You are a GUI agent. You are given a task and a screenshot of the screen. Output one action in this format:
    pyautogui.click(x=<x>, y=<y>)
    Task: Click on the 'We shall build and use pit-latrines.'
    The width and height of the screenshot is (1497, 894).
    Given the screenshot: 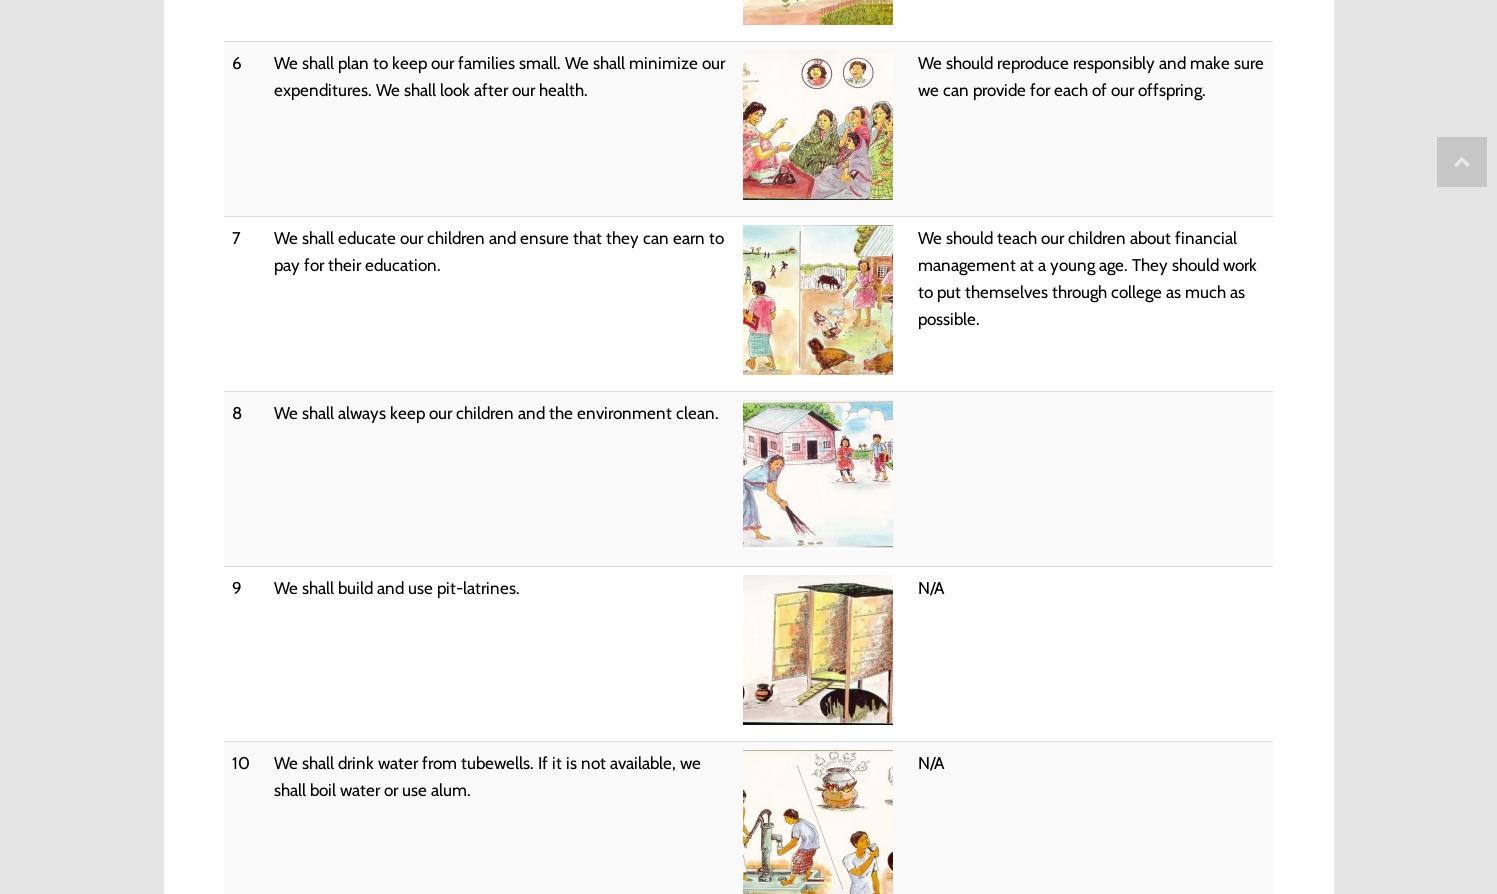 What is the action you would take?
    pyautogui.click(x=394, y=587)
    